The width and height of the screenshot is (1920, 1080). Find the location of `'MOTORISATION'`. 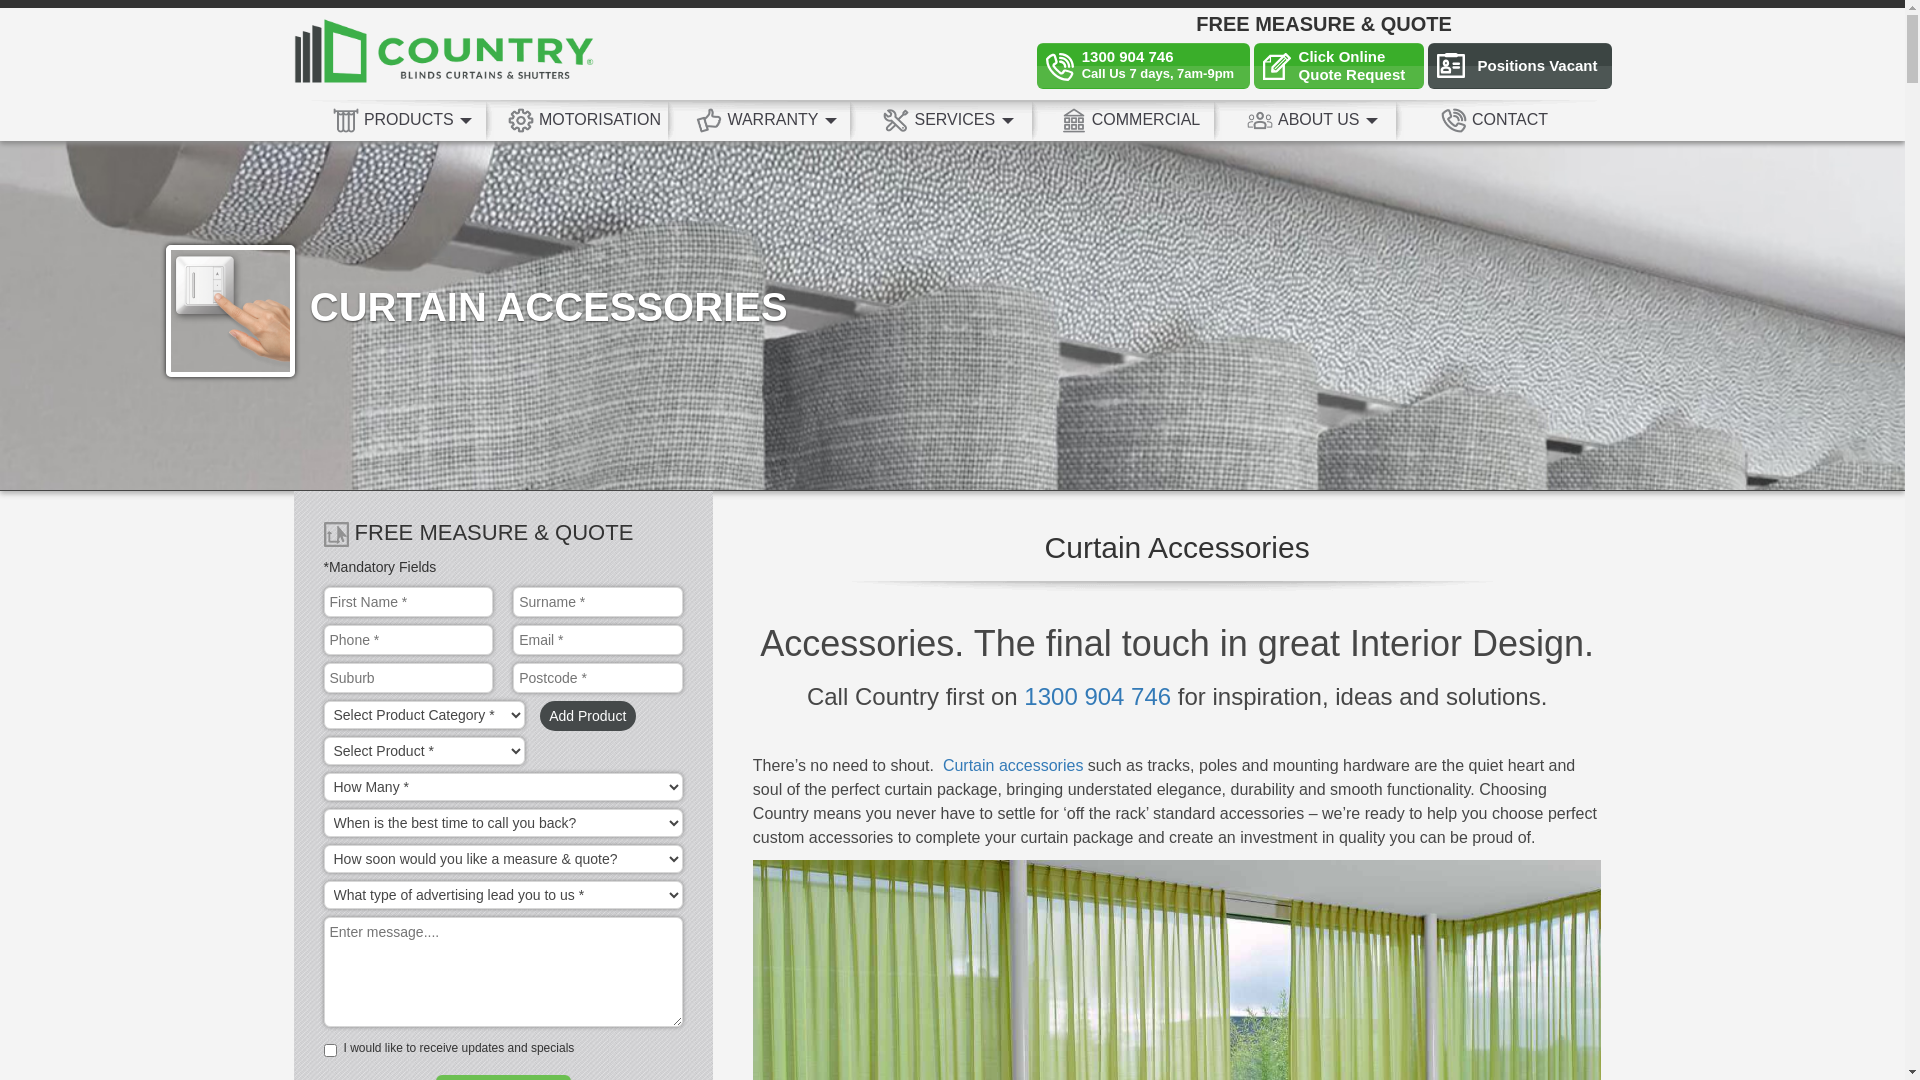

'MOTORISATION' is located at coordinates (584, 120).